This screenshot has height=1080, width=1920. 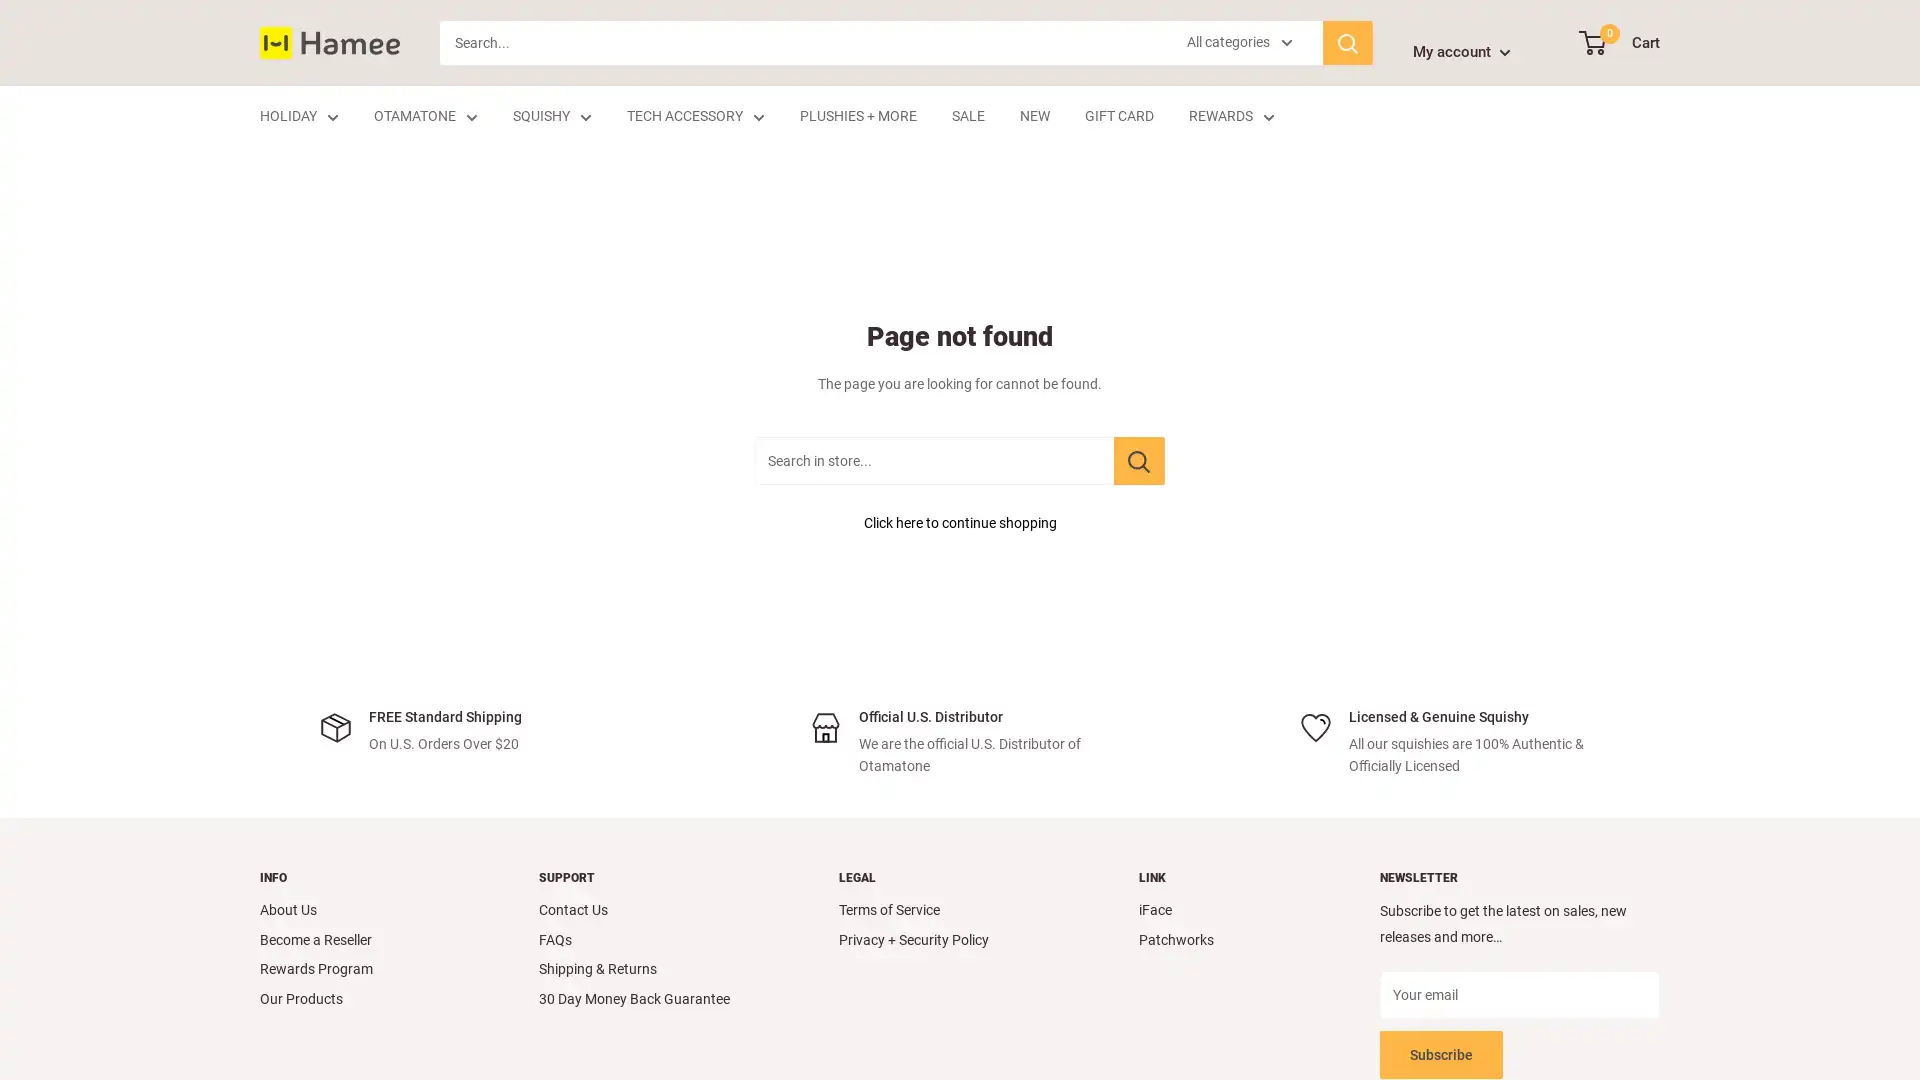 I want to click on LEGAL, so click(x=953, y=876).